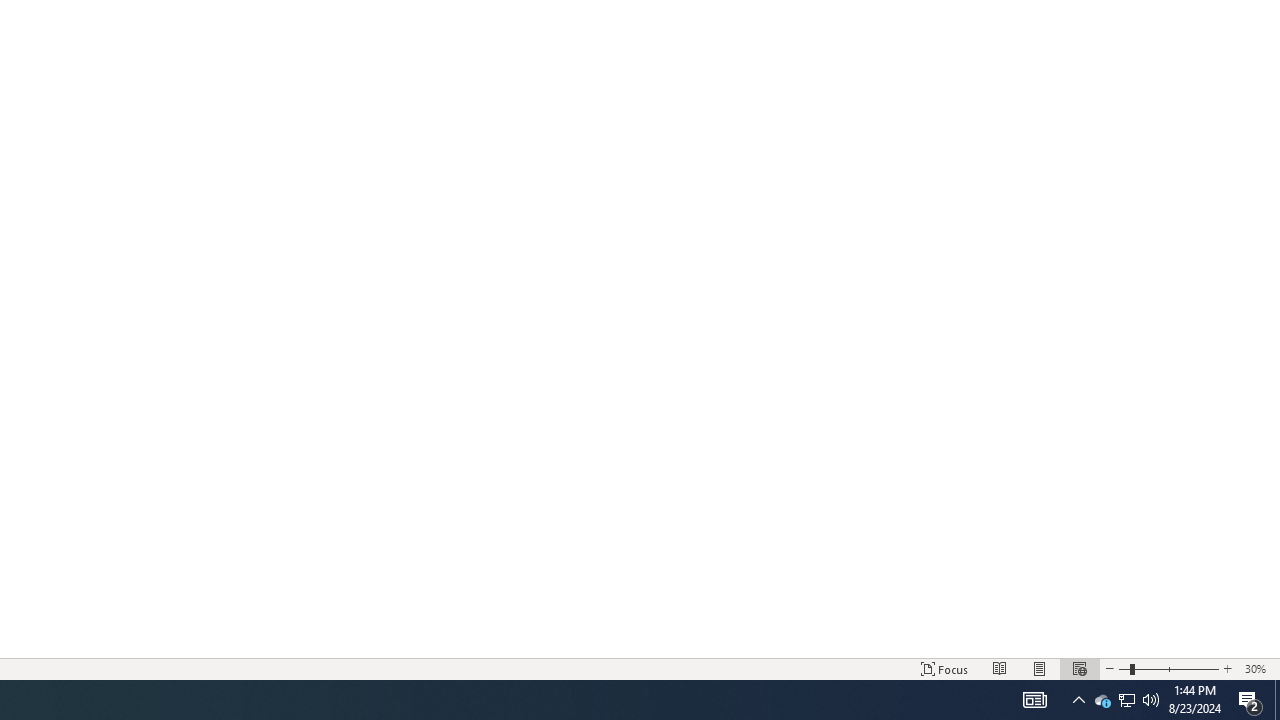  I want to click on 'Zoom Out', so click(1124, 669).